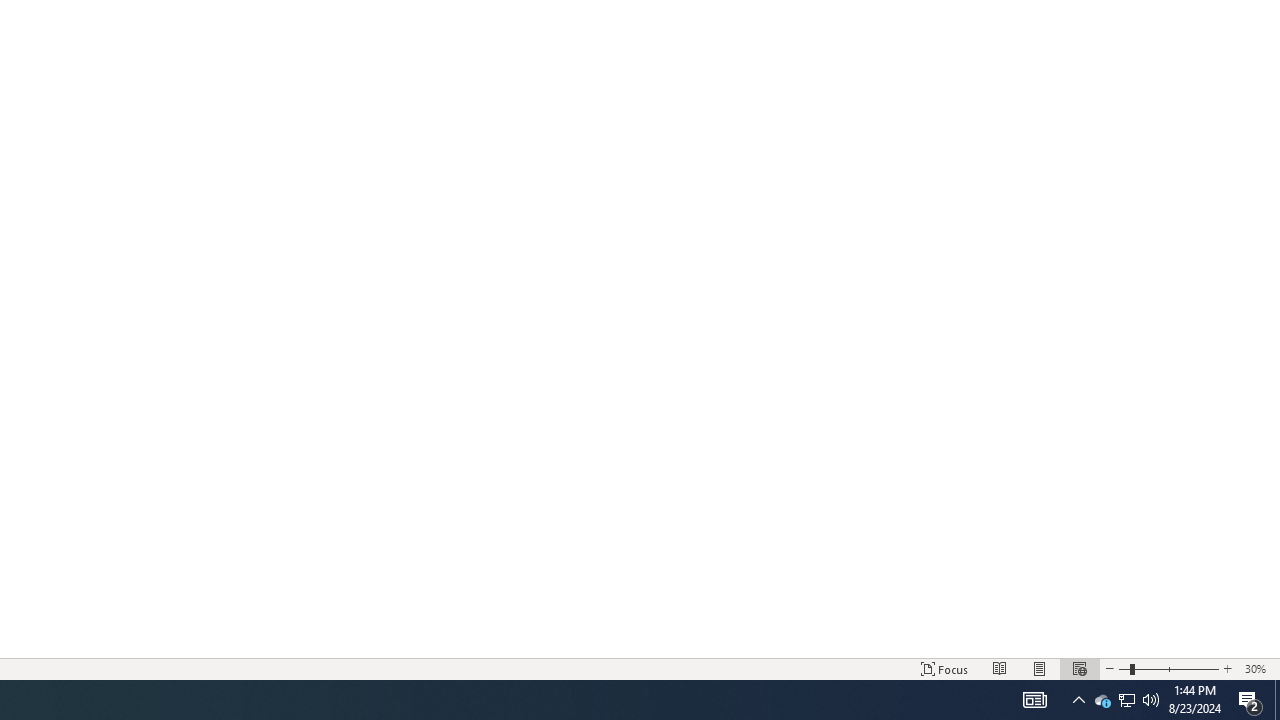  I want to click on 'Zoom Out', so click(1124, 669).